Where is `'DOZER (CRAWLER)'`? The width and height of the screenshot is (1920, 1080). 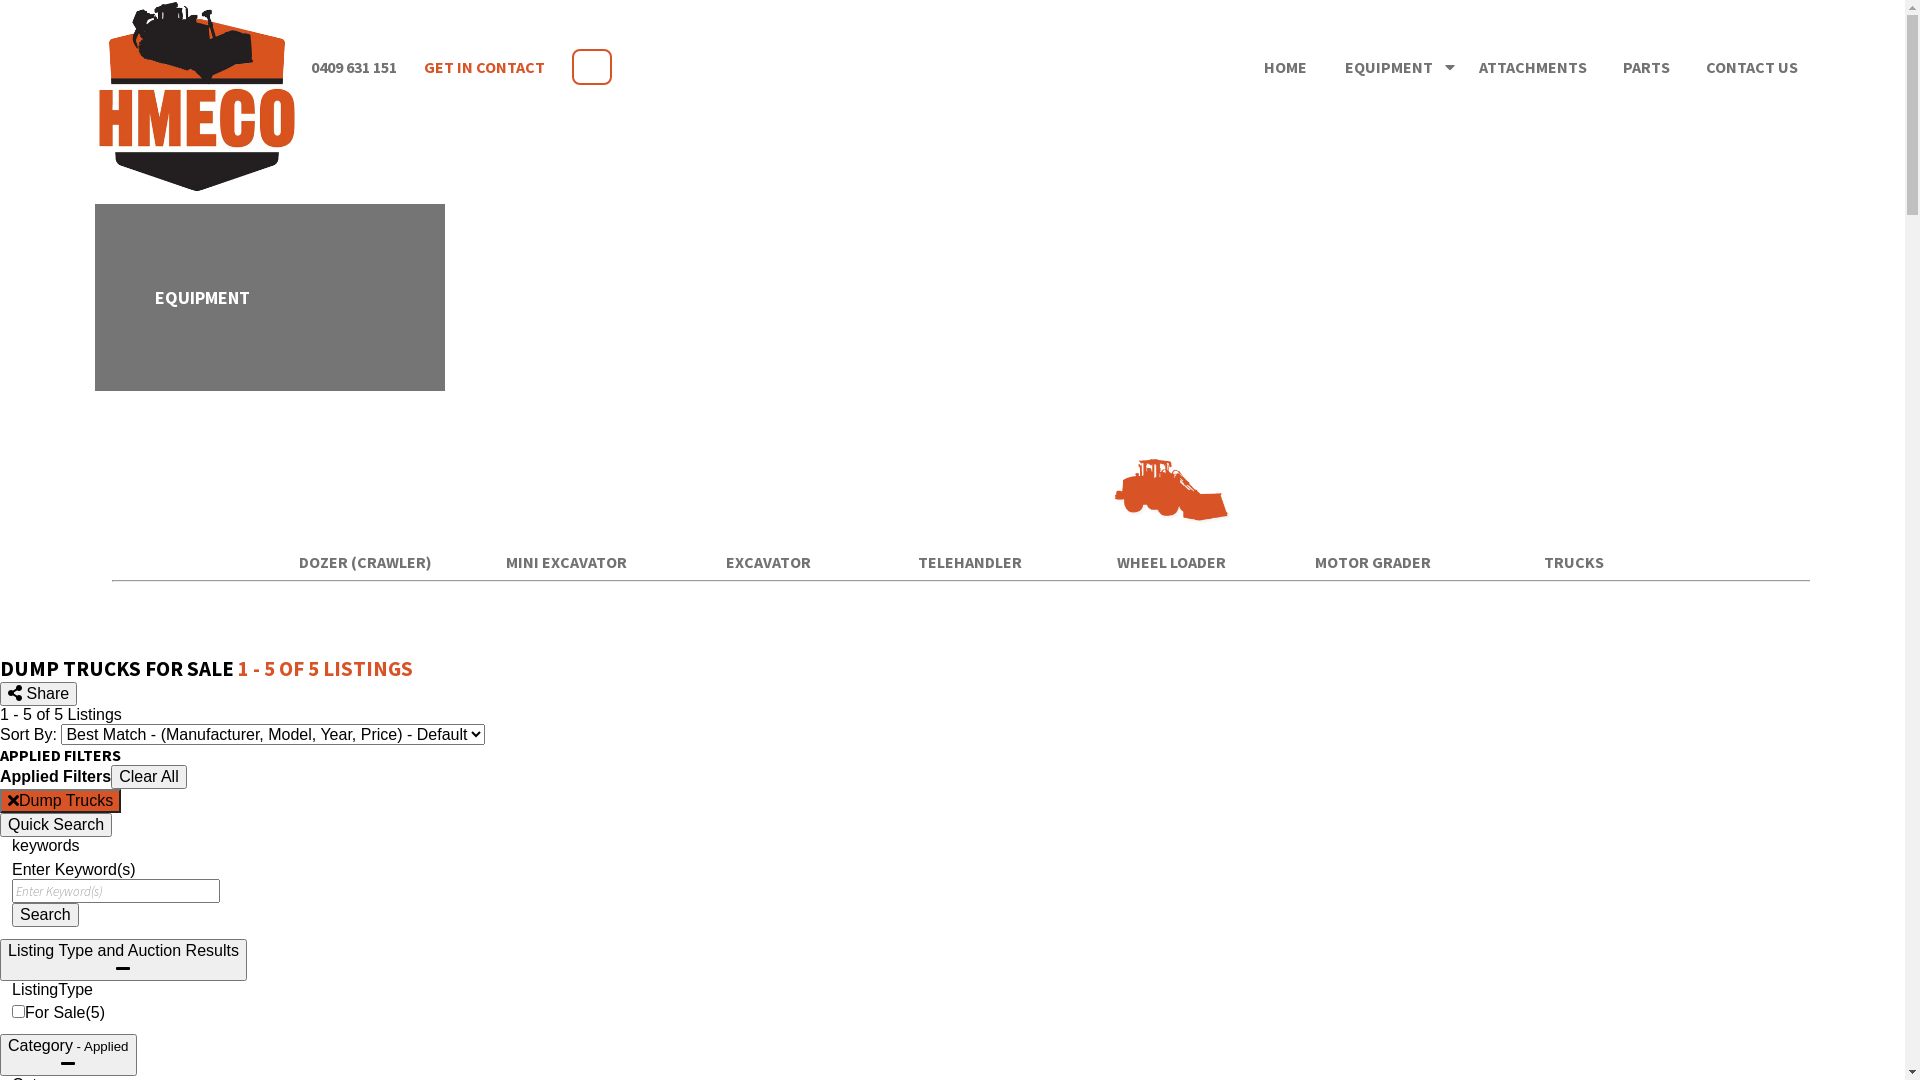
'DOZER (CRAWLER)' is located at coordinates (365, 562).